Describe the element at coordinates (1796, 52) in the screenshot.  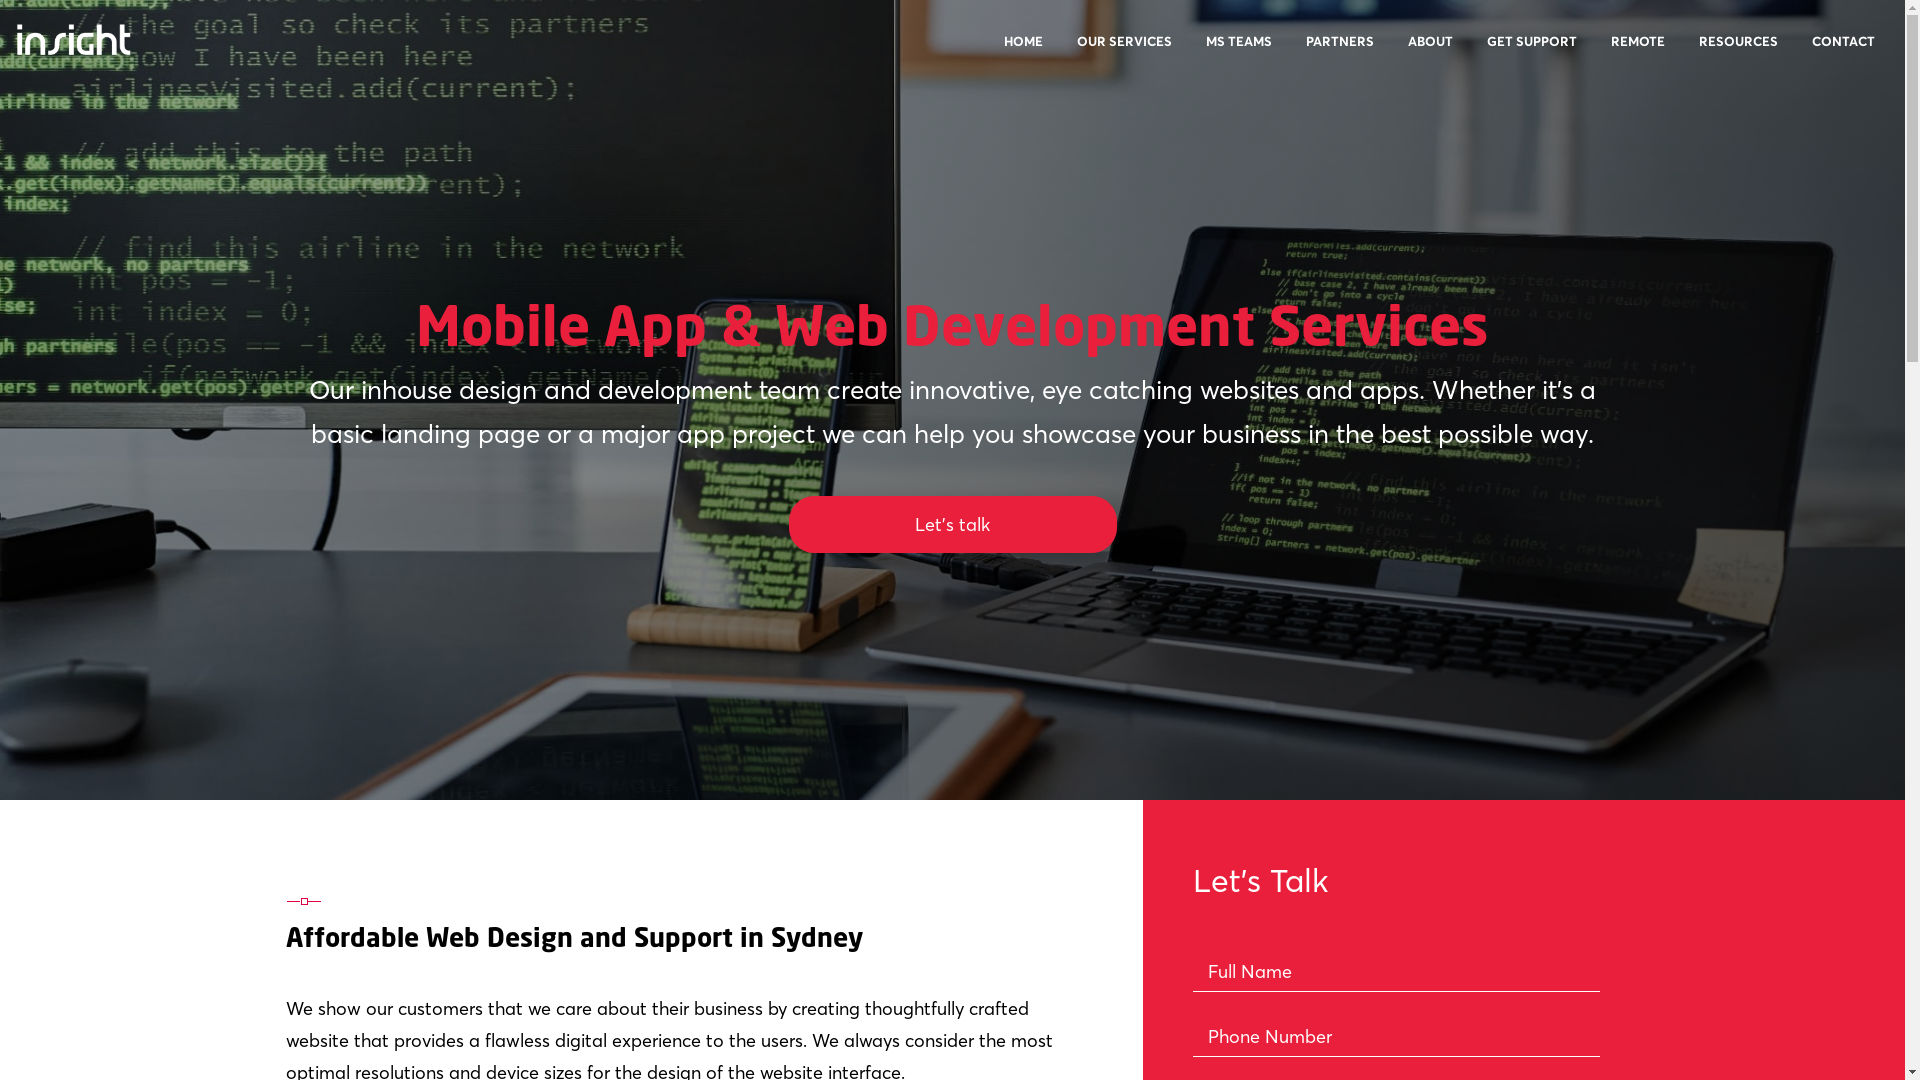
I see `'CONTACT'` at that location.